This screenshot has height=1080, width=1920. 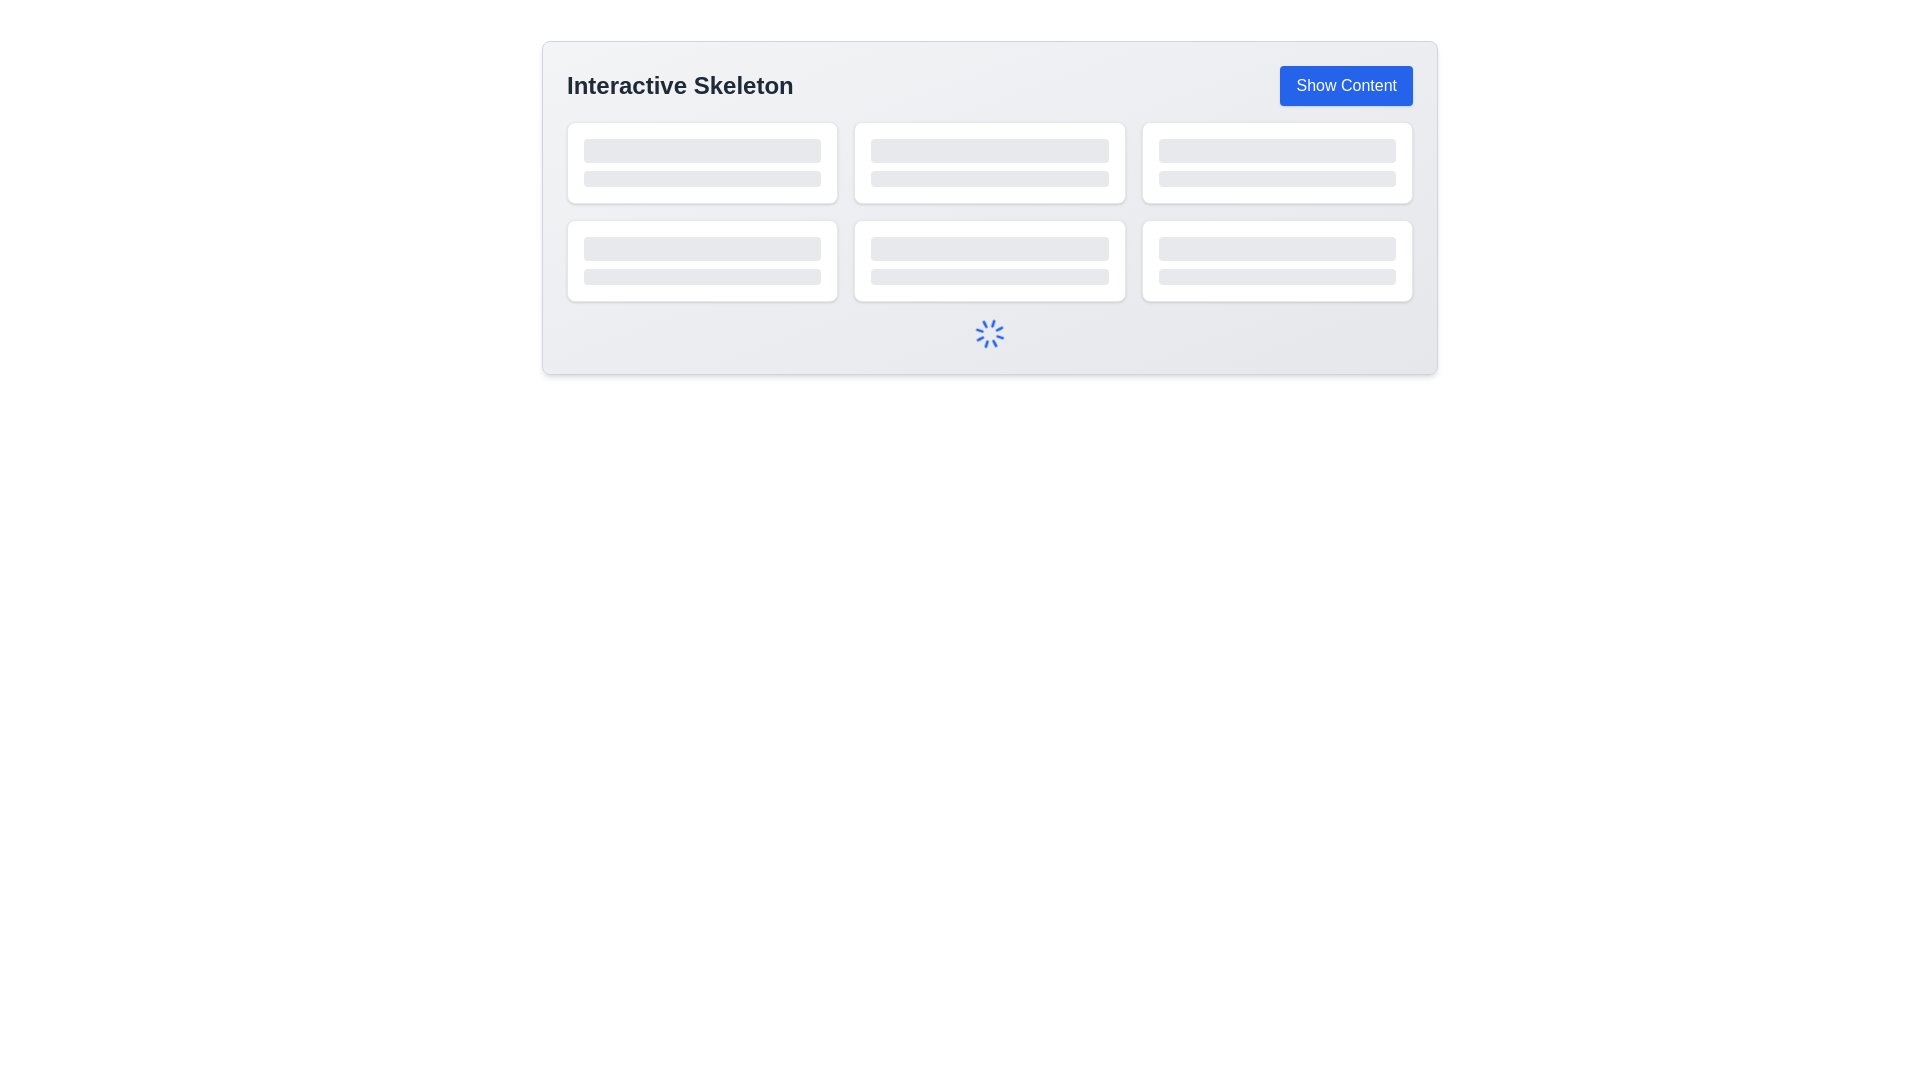 I want to click on the second placeholder bar (non-interactive) located below the text heading 'Interactive Skeleton', which is styled in gray with rounded ends, so click(x=702, y=277).